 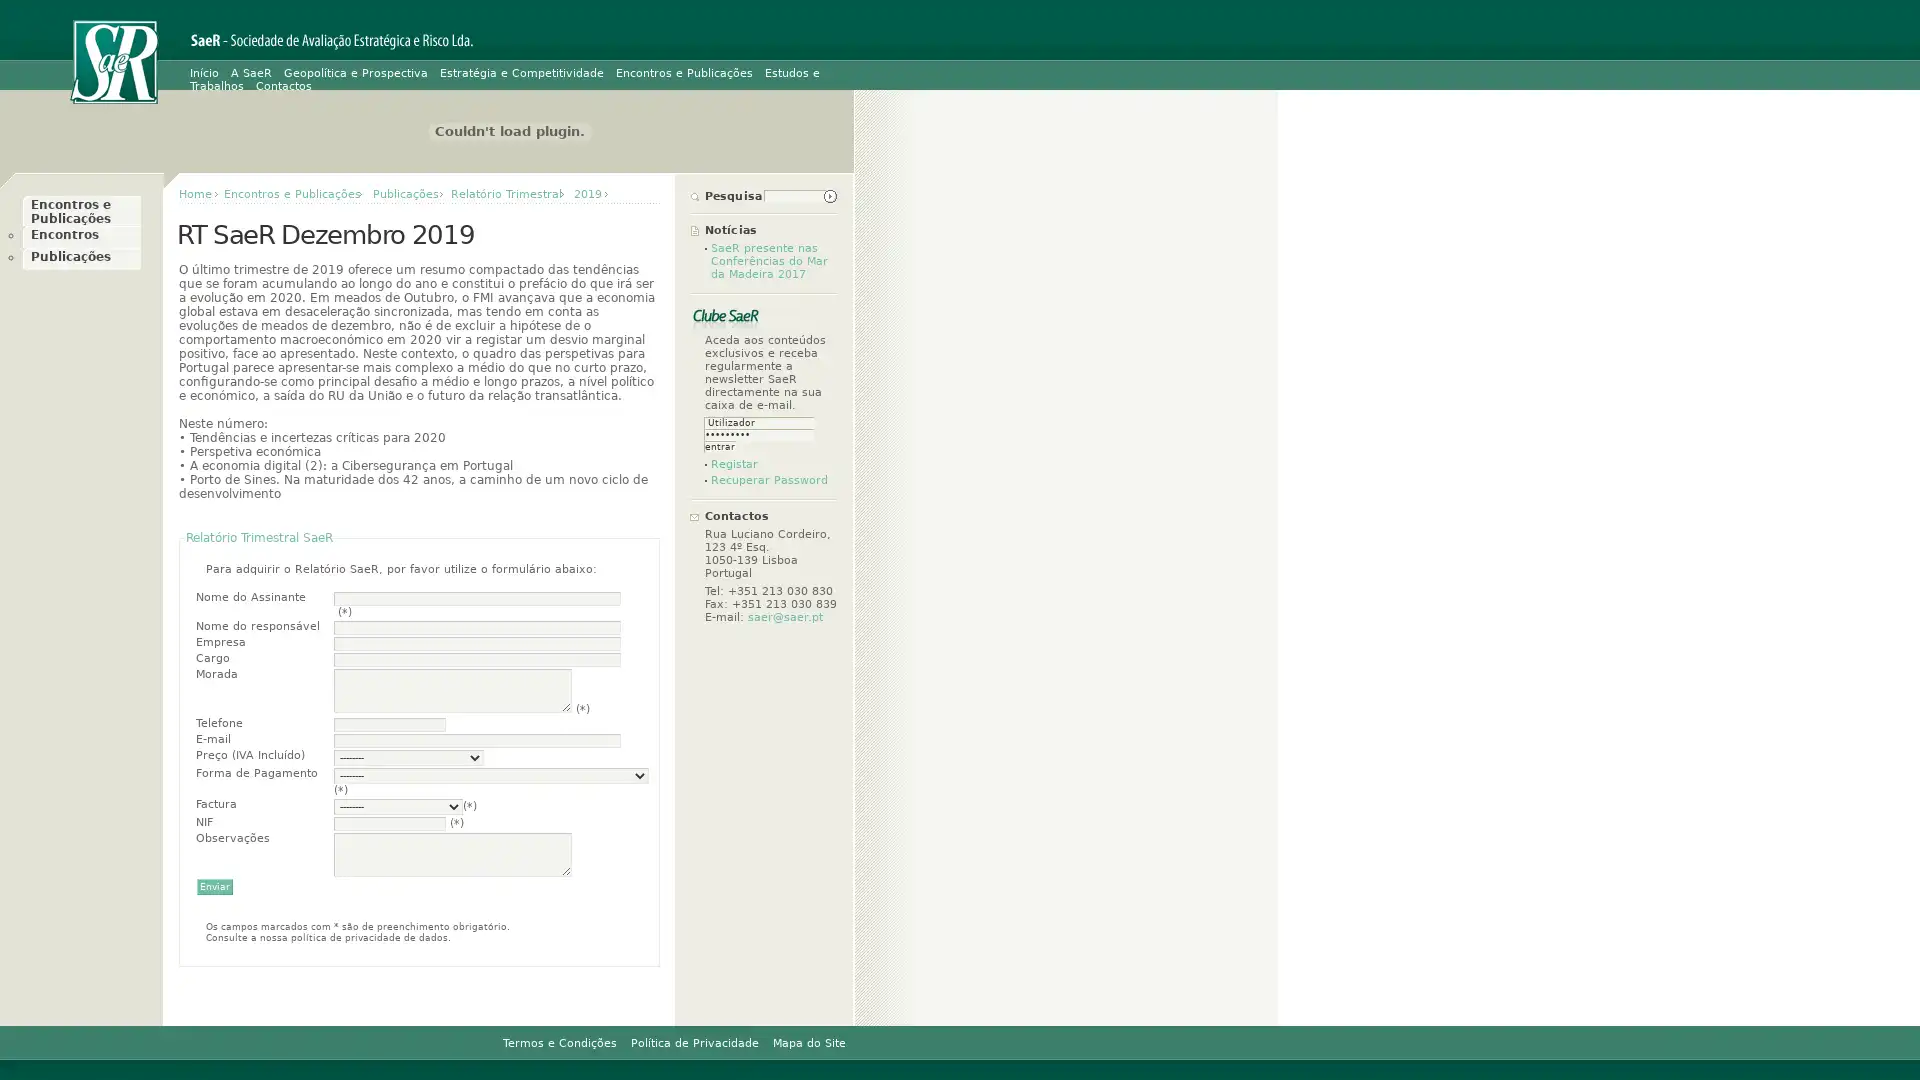 What do you see at coordinates (720, 446) in the screenshot?
I see `entrar` at bounding box center [720, 446].